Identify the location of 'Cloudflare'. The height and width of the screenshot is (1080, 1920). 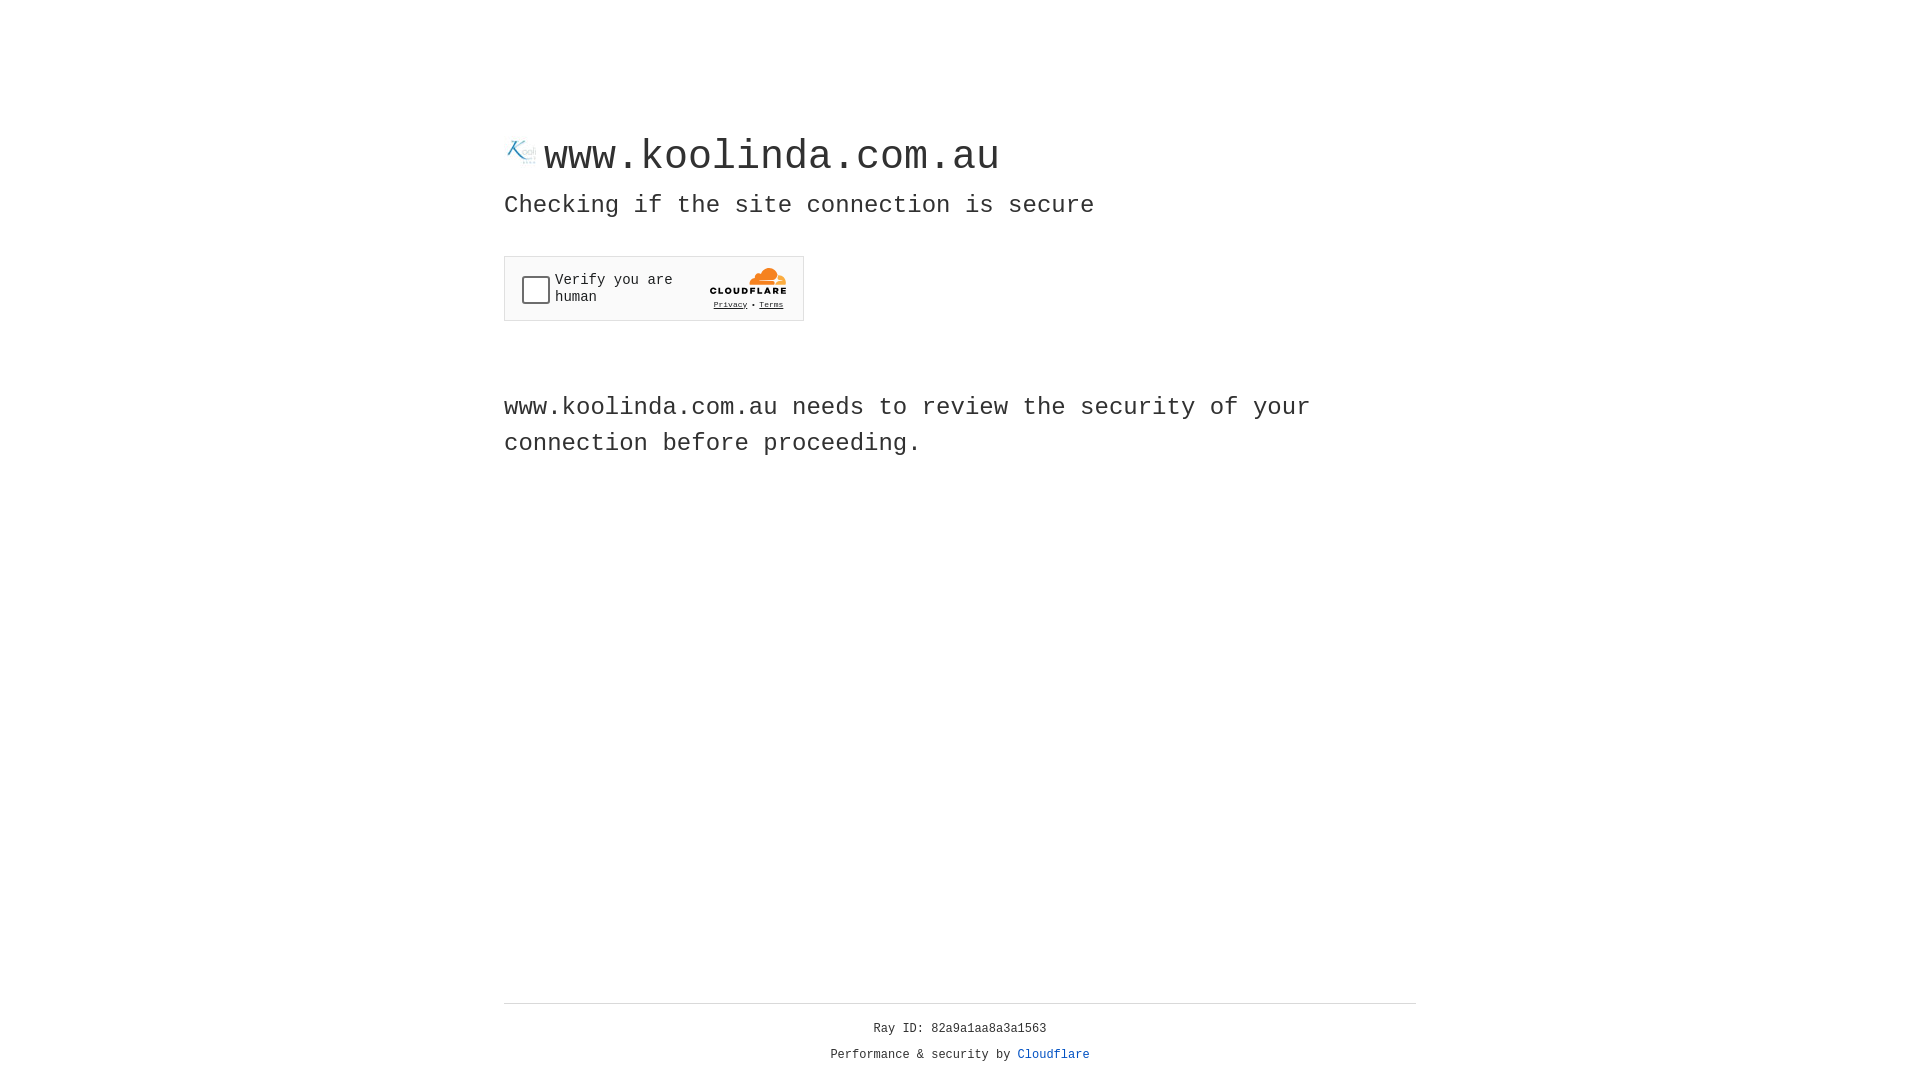
(1053, 1054).